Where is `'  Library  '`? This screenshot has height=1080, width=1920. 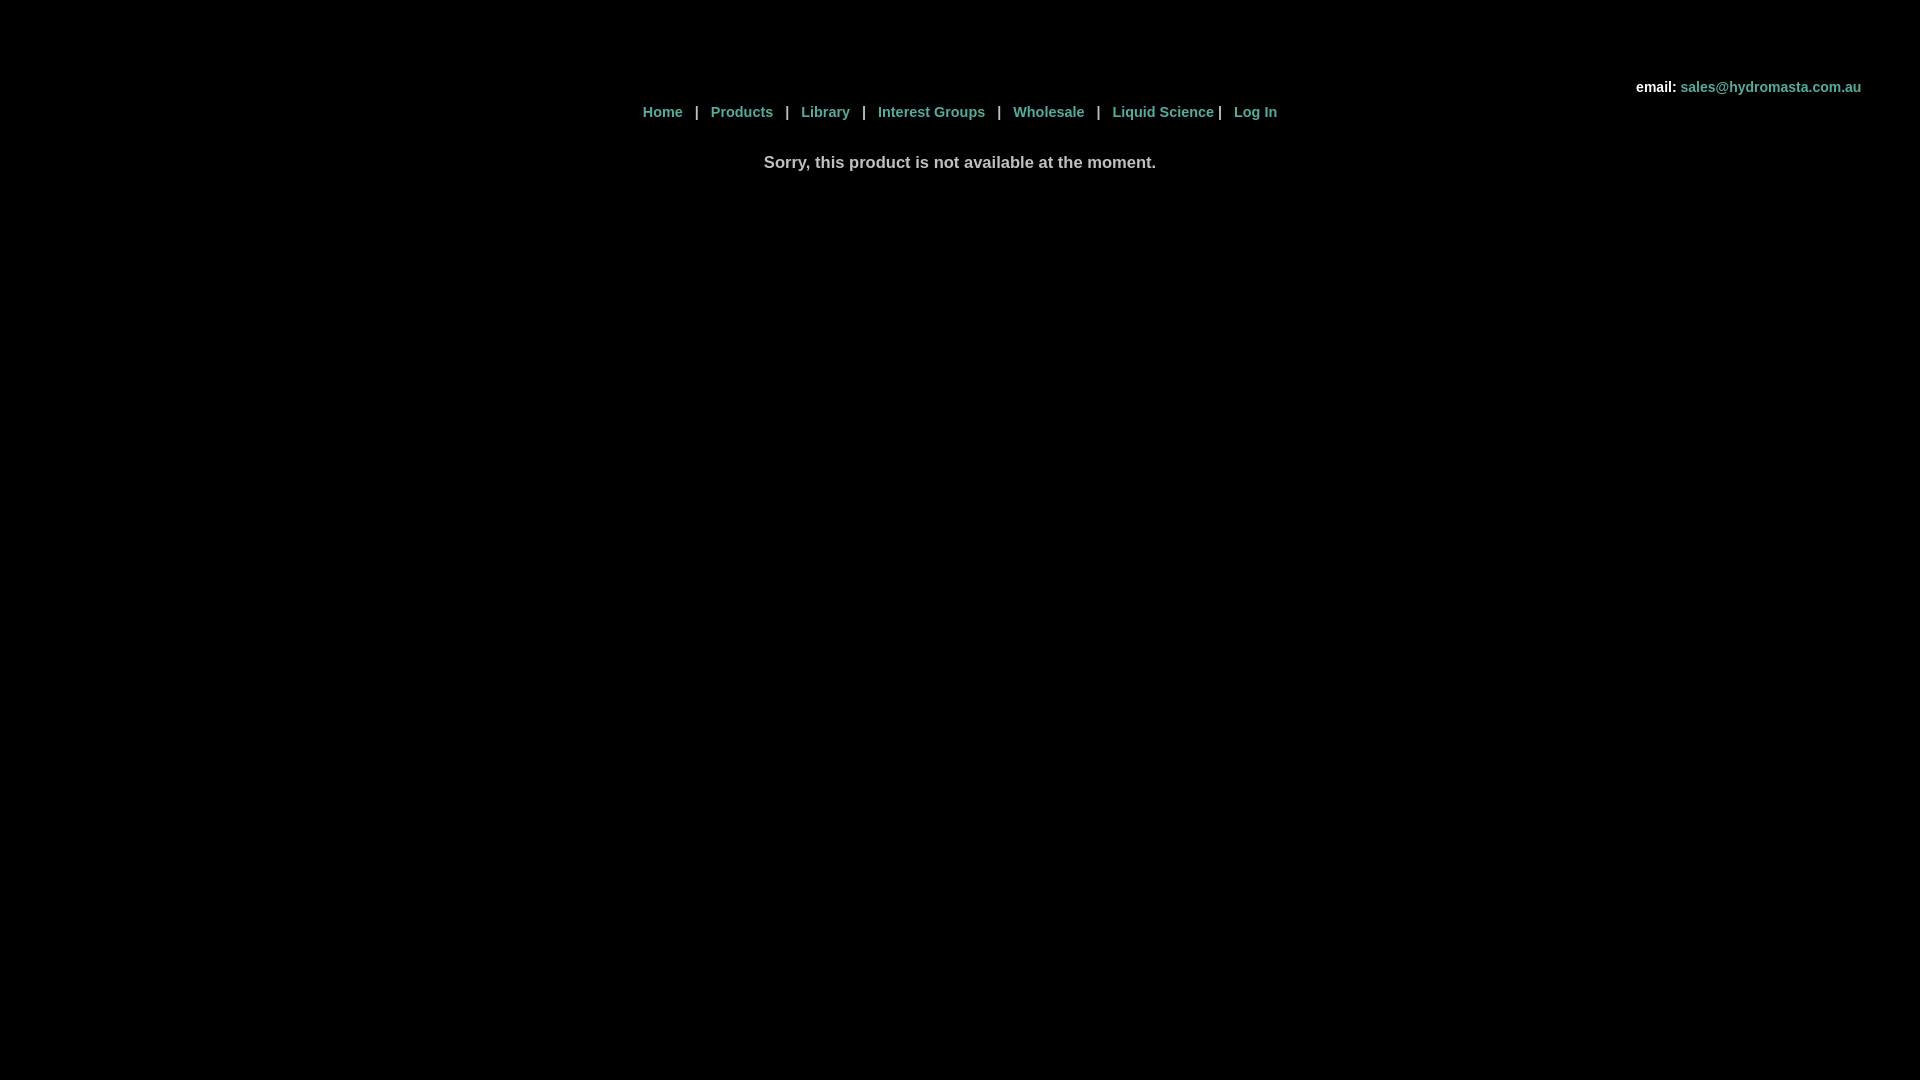 '  Library  ' is located at coordinates (825, 111).